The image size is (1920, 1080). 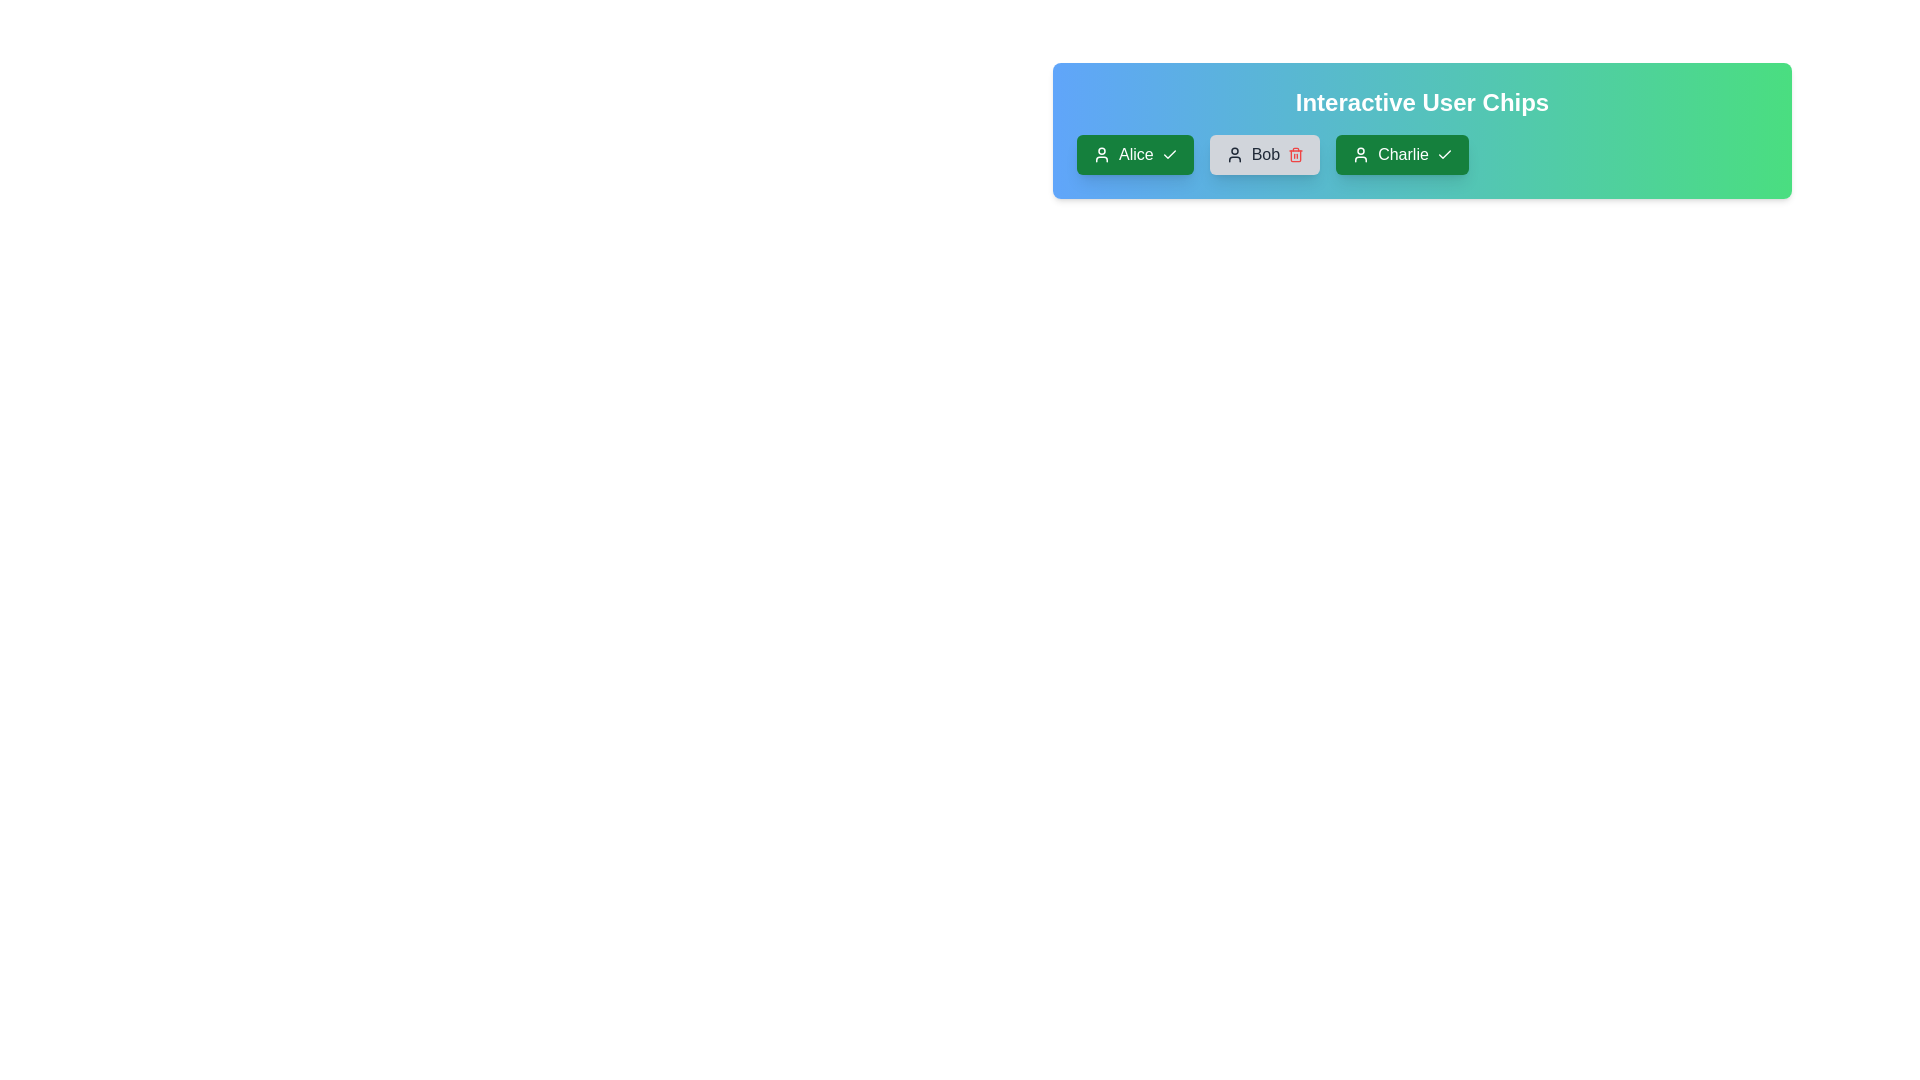 I want to click on the user chip labeled Bob, so click(x=1263, y=153).